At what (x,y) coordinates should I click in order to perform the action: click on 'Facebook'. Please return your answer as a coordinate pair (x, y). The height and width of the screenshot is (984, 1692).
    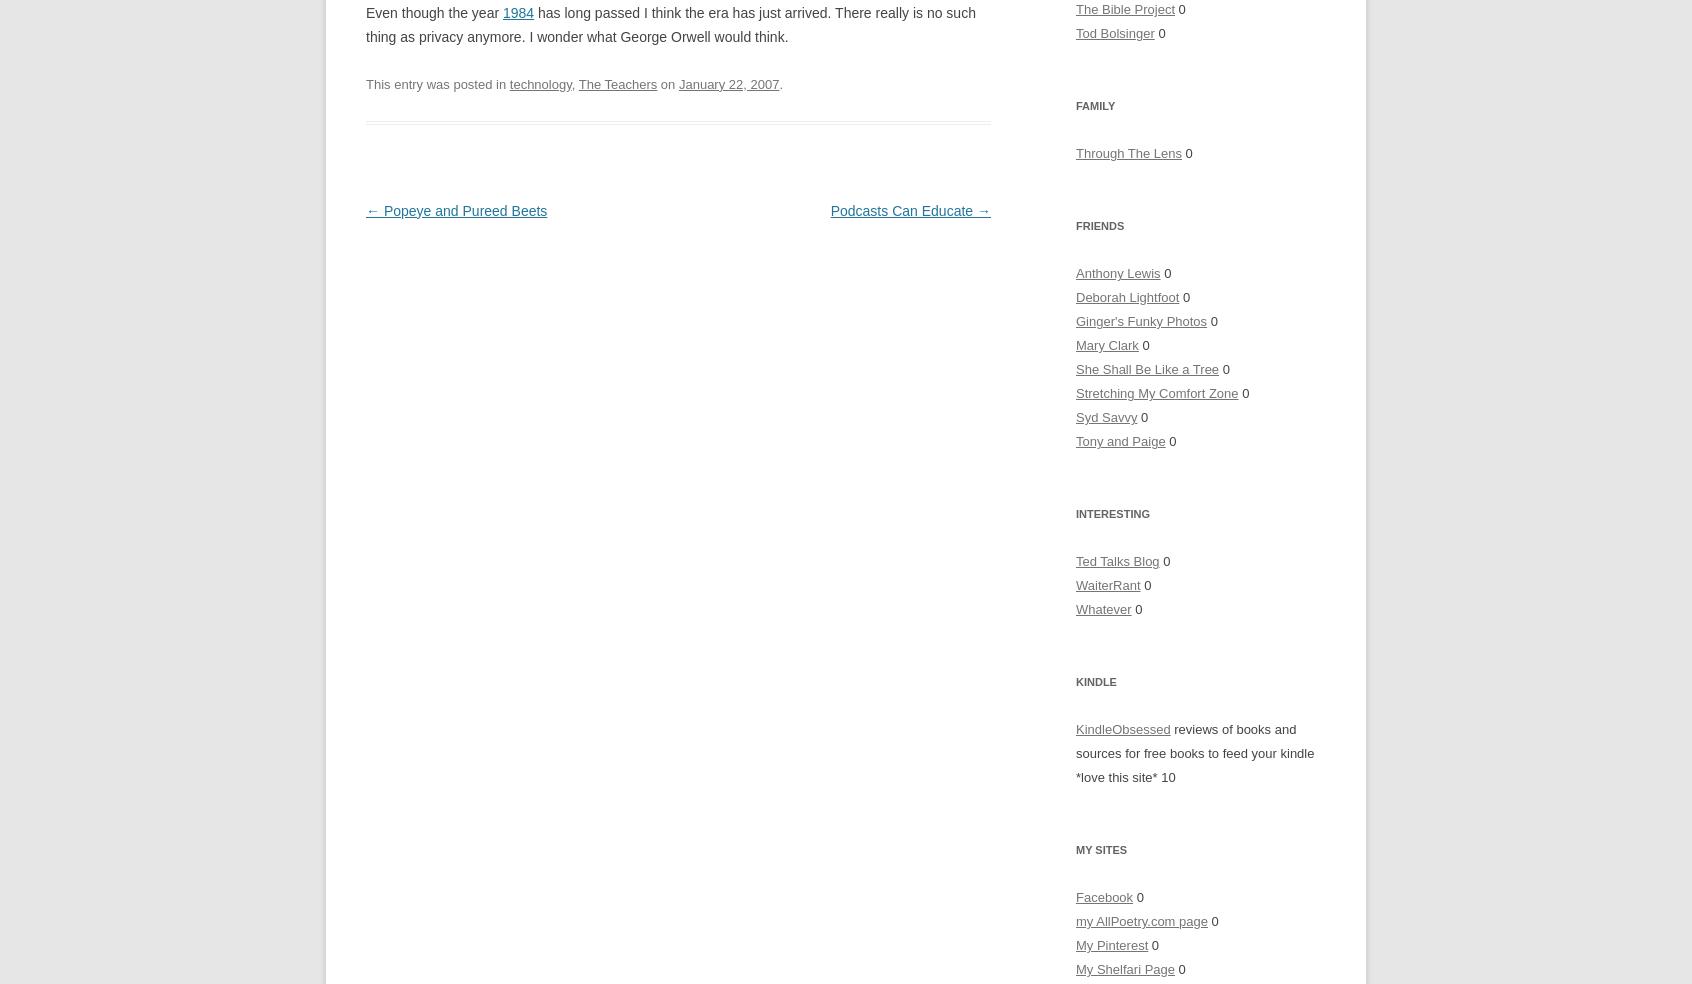
    Looking at the image, I should click on (1104, 897).